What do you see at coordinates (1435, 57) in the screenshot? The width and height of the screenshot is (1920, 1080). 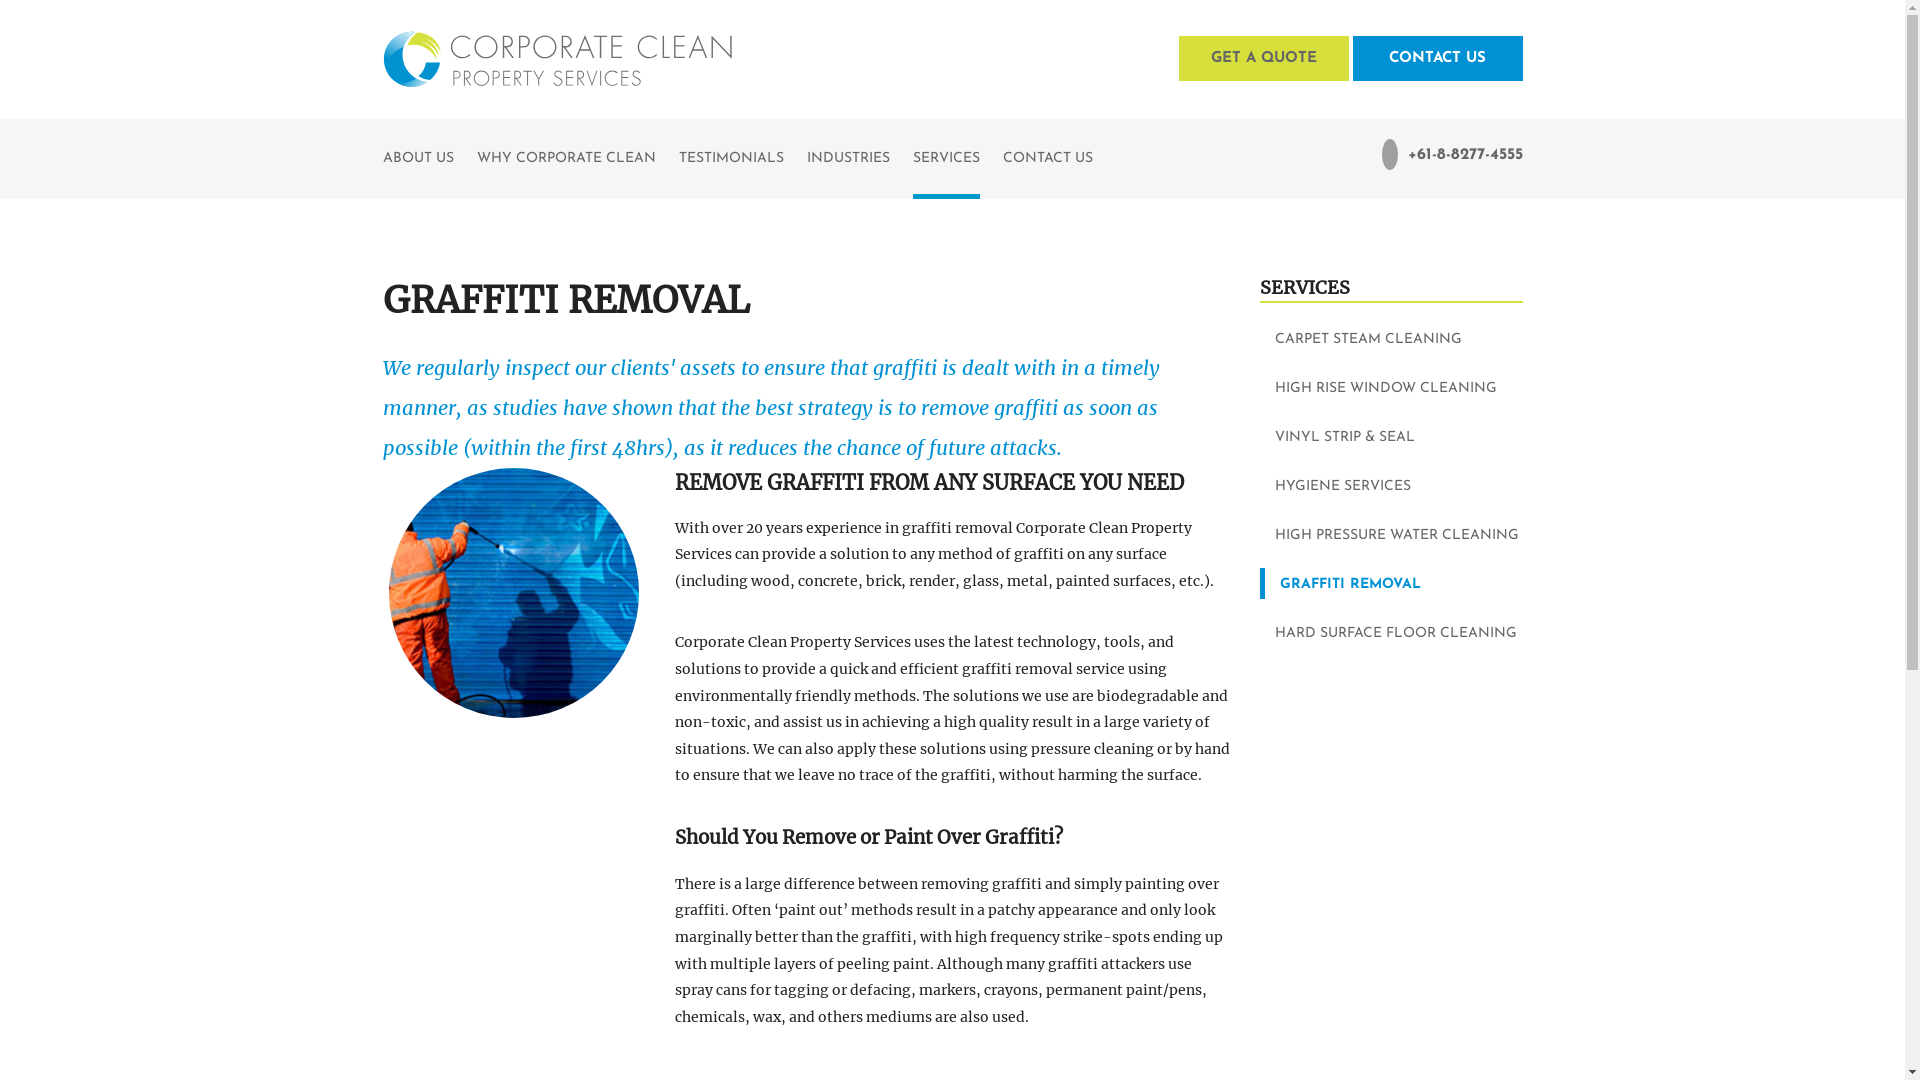 I see `'CONTACT US'` at bounding box center [1435, 57].